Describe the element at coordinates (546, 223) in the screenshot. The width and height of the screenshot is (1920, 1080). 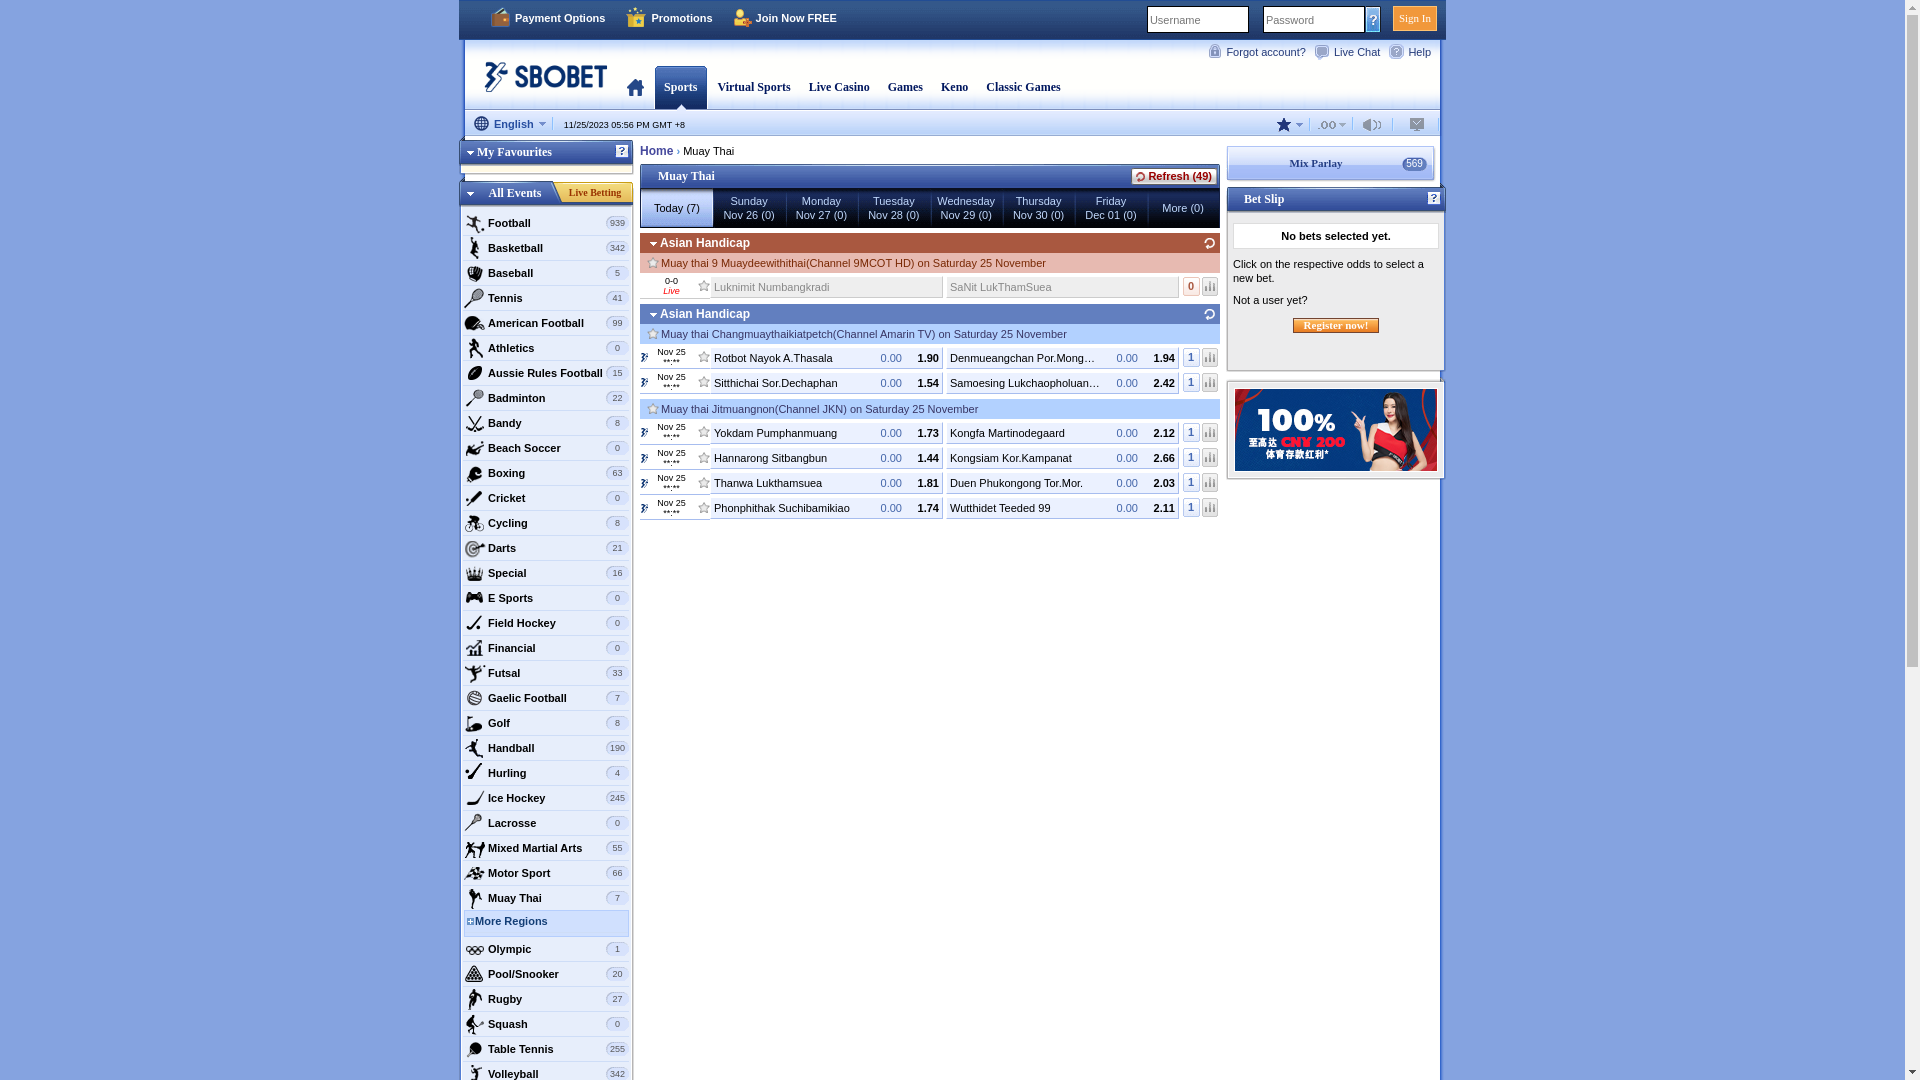
I see `'Football` at that location.